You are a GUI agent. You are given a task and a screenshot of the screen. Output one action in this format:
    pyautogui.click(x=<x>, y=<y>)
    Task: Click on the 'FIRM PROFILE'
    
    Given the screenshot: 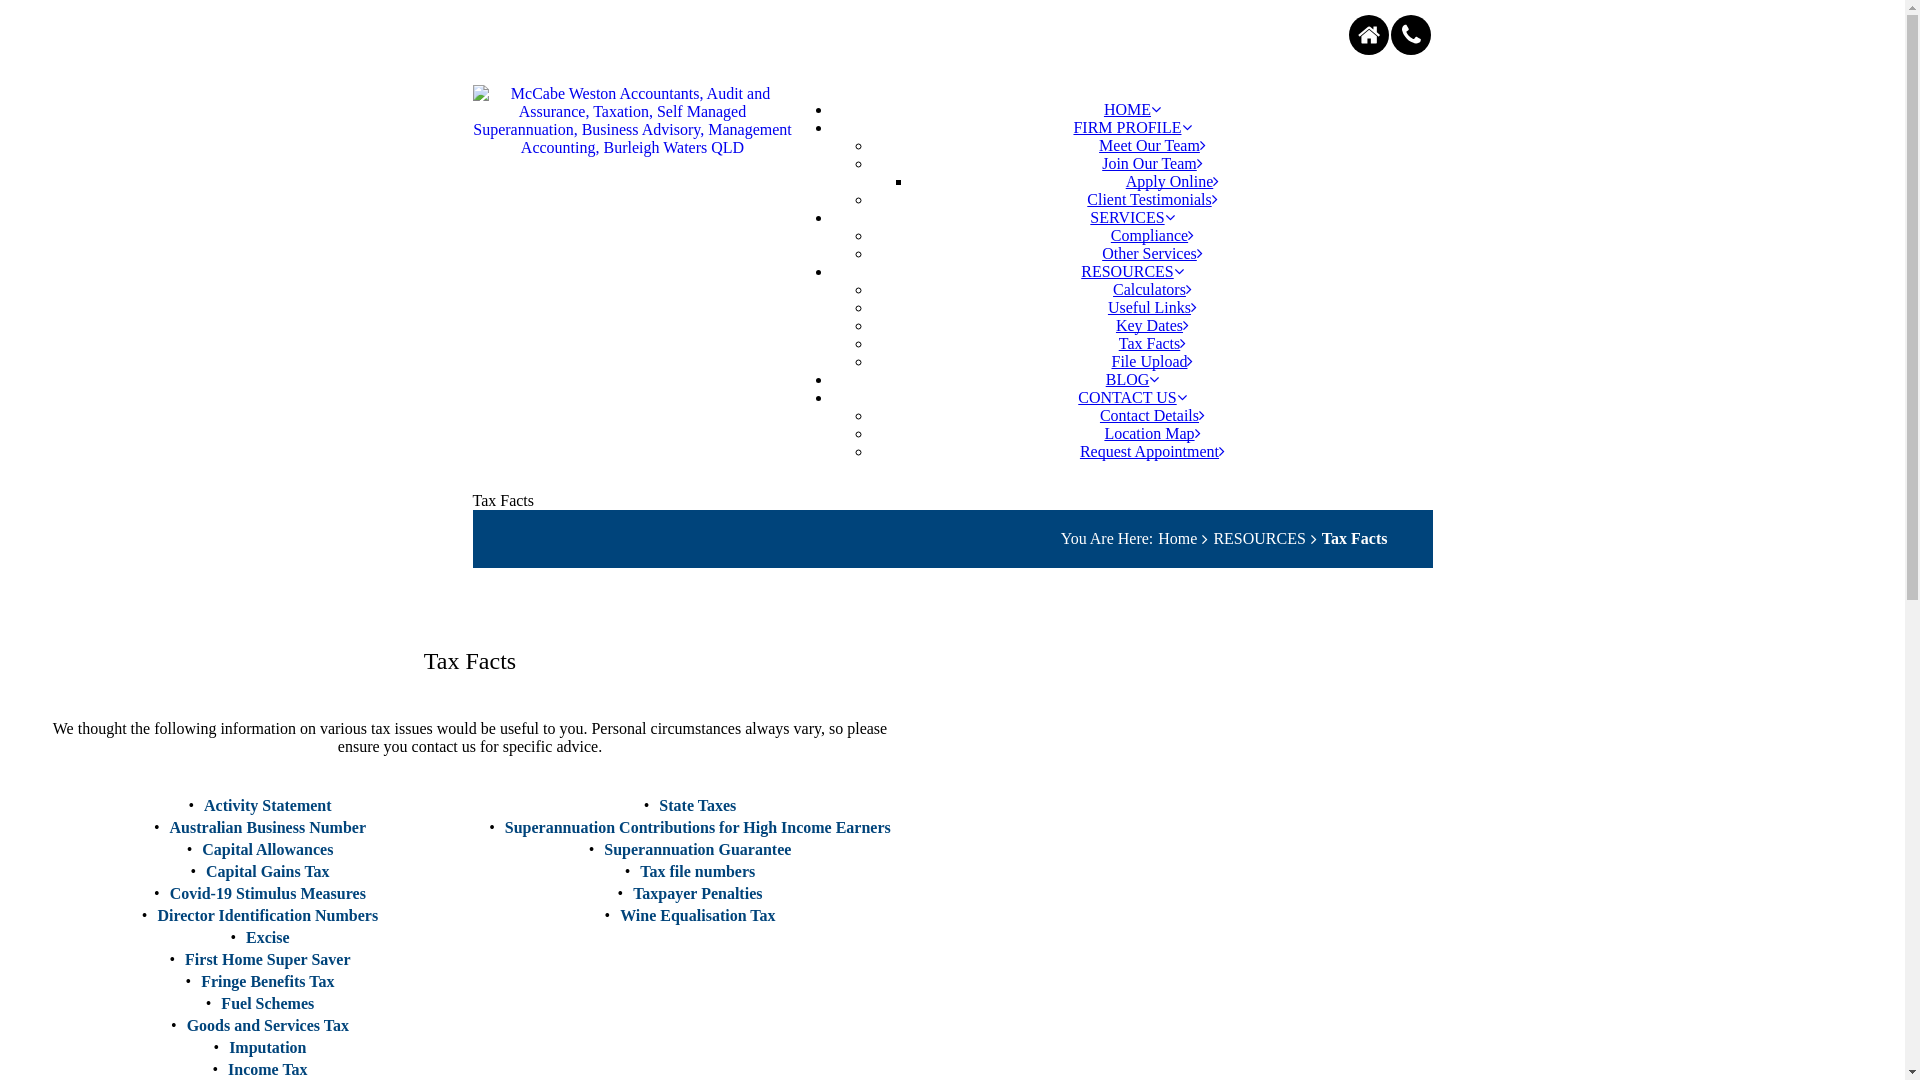 What is the action you would take?
    pyautogui.click(x=1072, y=127)
    